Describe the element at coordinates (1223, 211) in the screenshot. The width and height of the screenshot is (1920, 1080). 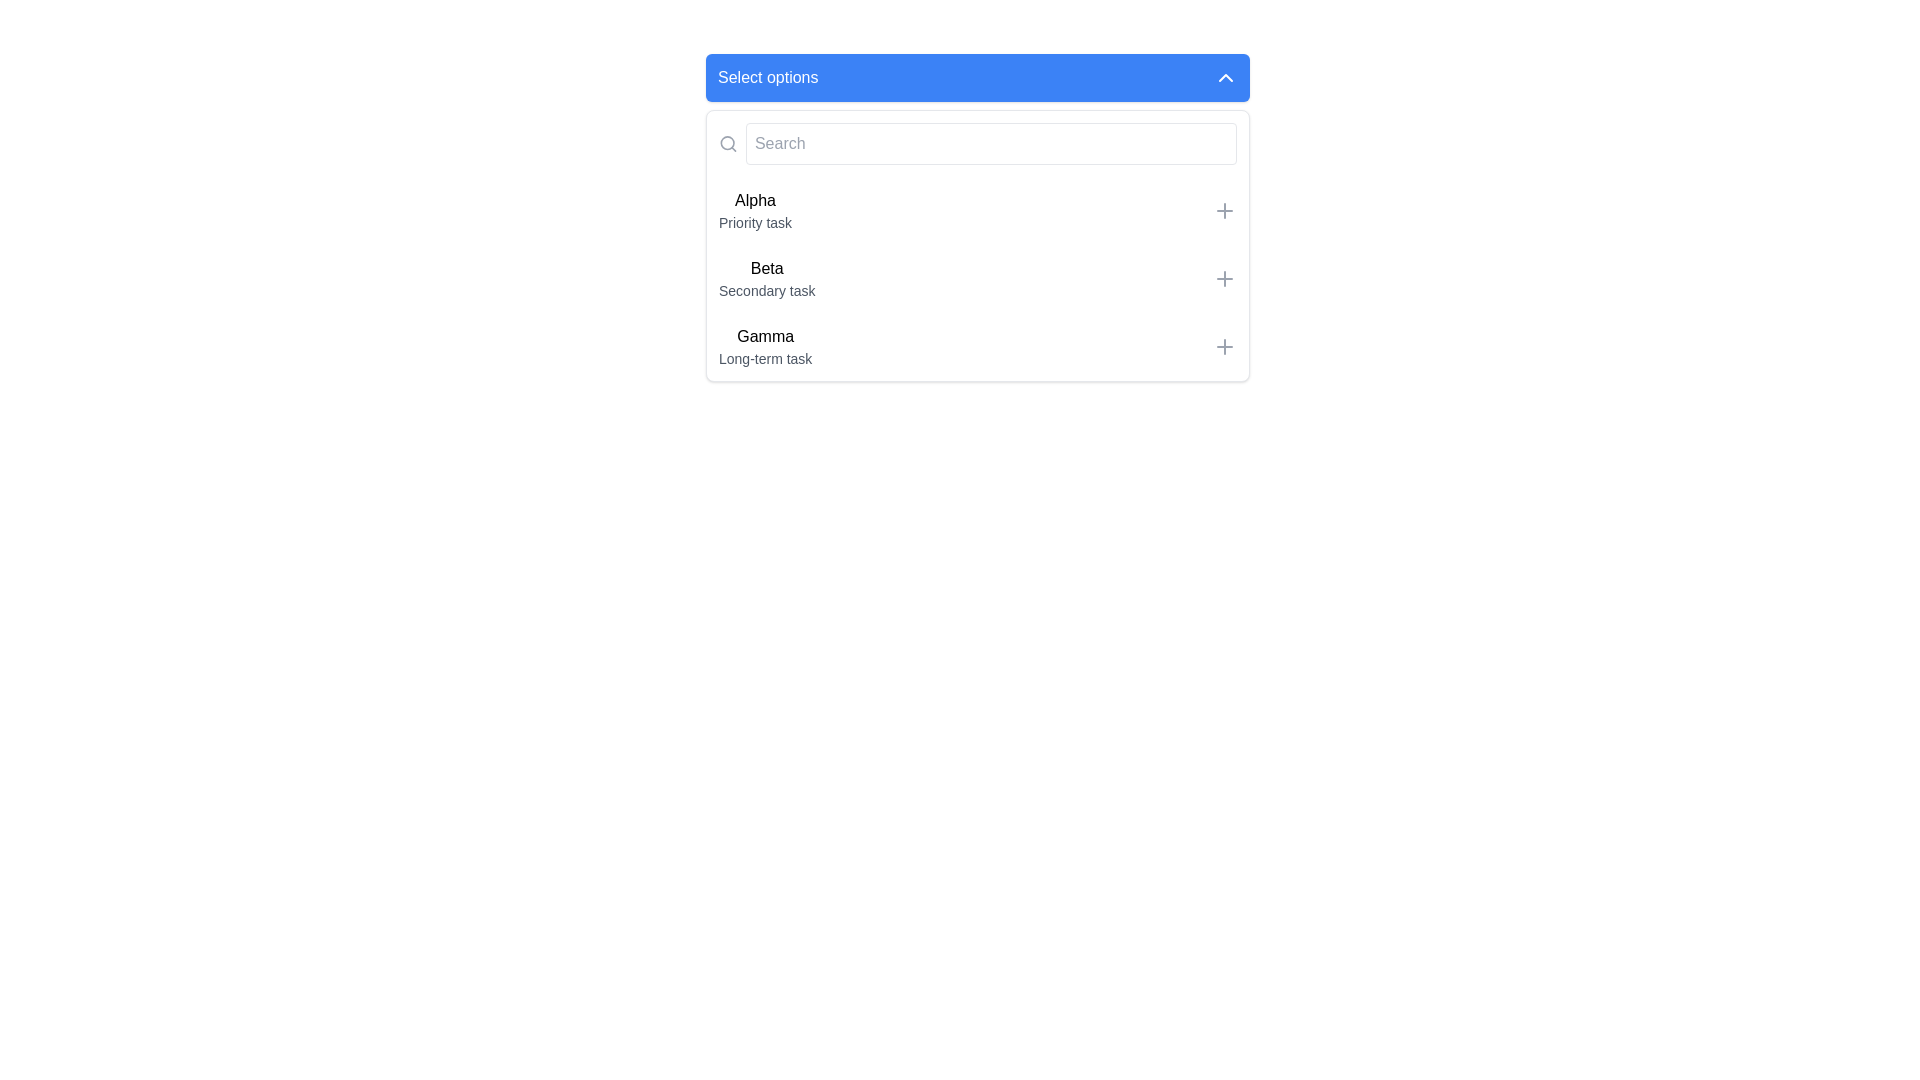
I see `the plus icon button located in the right section of the 'Alpha Priority task' row` at that location.